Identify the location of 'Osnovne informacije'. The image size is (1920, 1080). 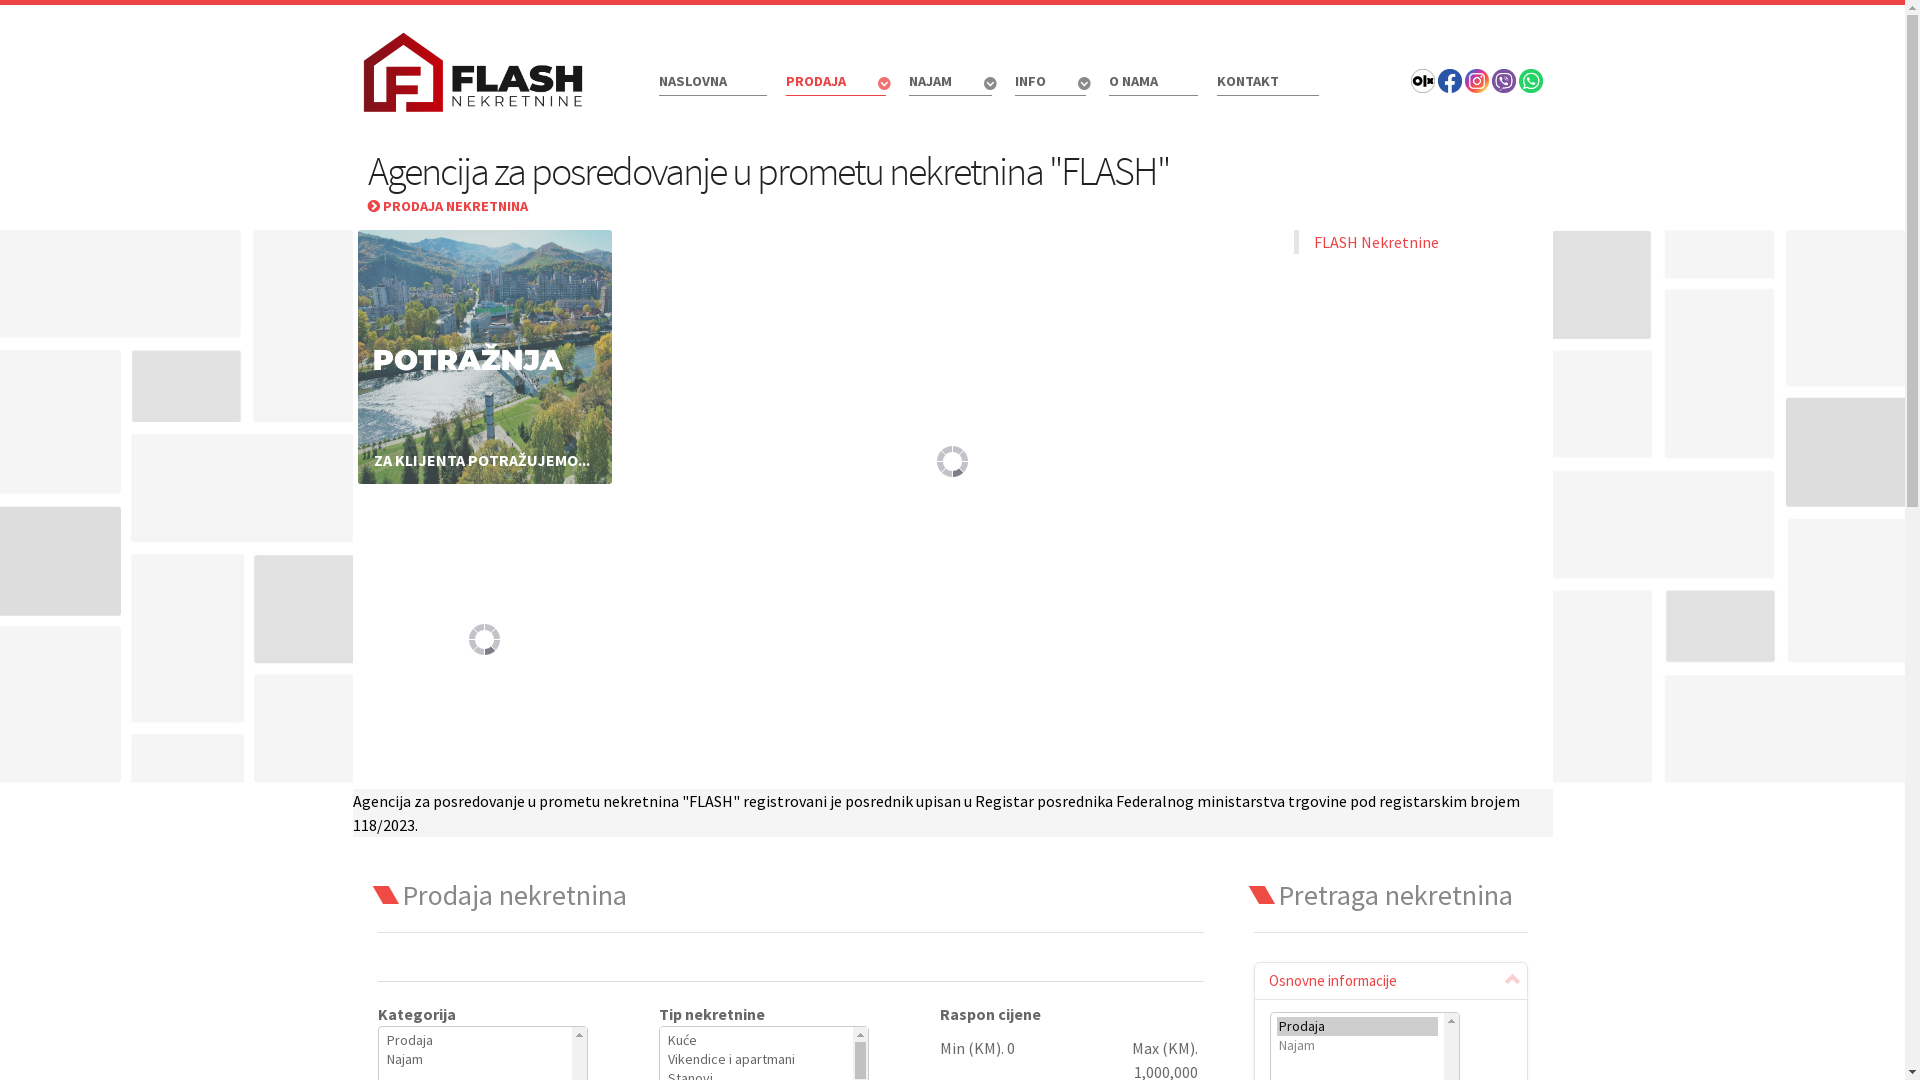
(1390, 979).